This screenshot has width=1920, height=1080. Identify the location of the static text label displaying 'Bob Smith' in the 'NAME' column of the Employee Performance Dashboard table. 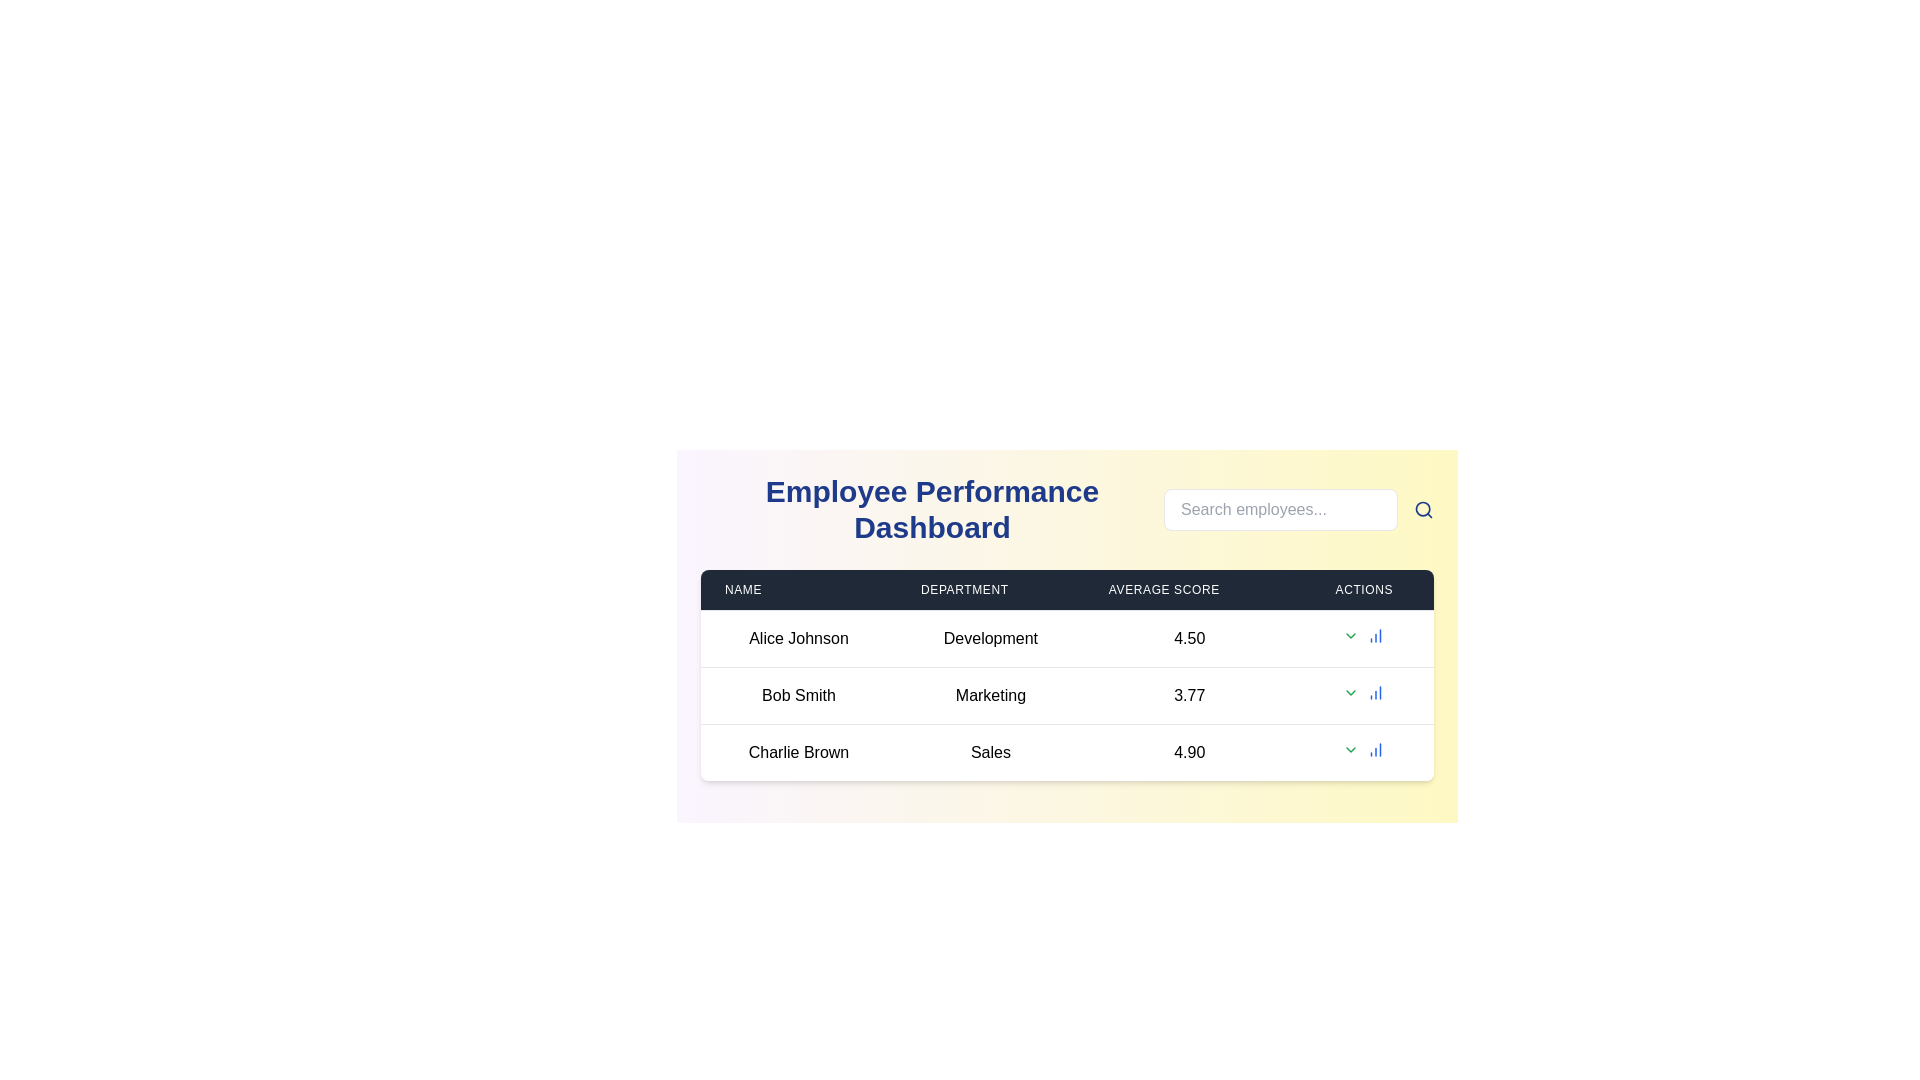
(798, 694).